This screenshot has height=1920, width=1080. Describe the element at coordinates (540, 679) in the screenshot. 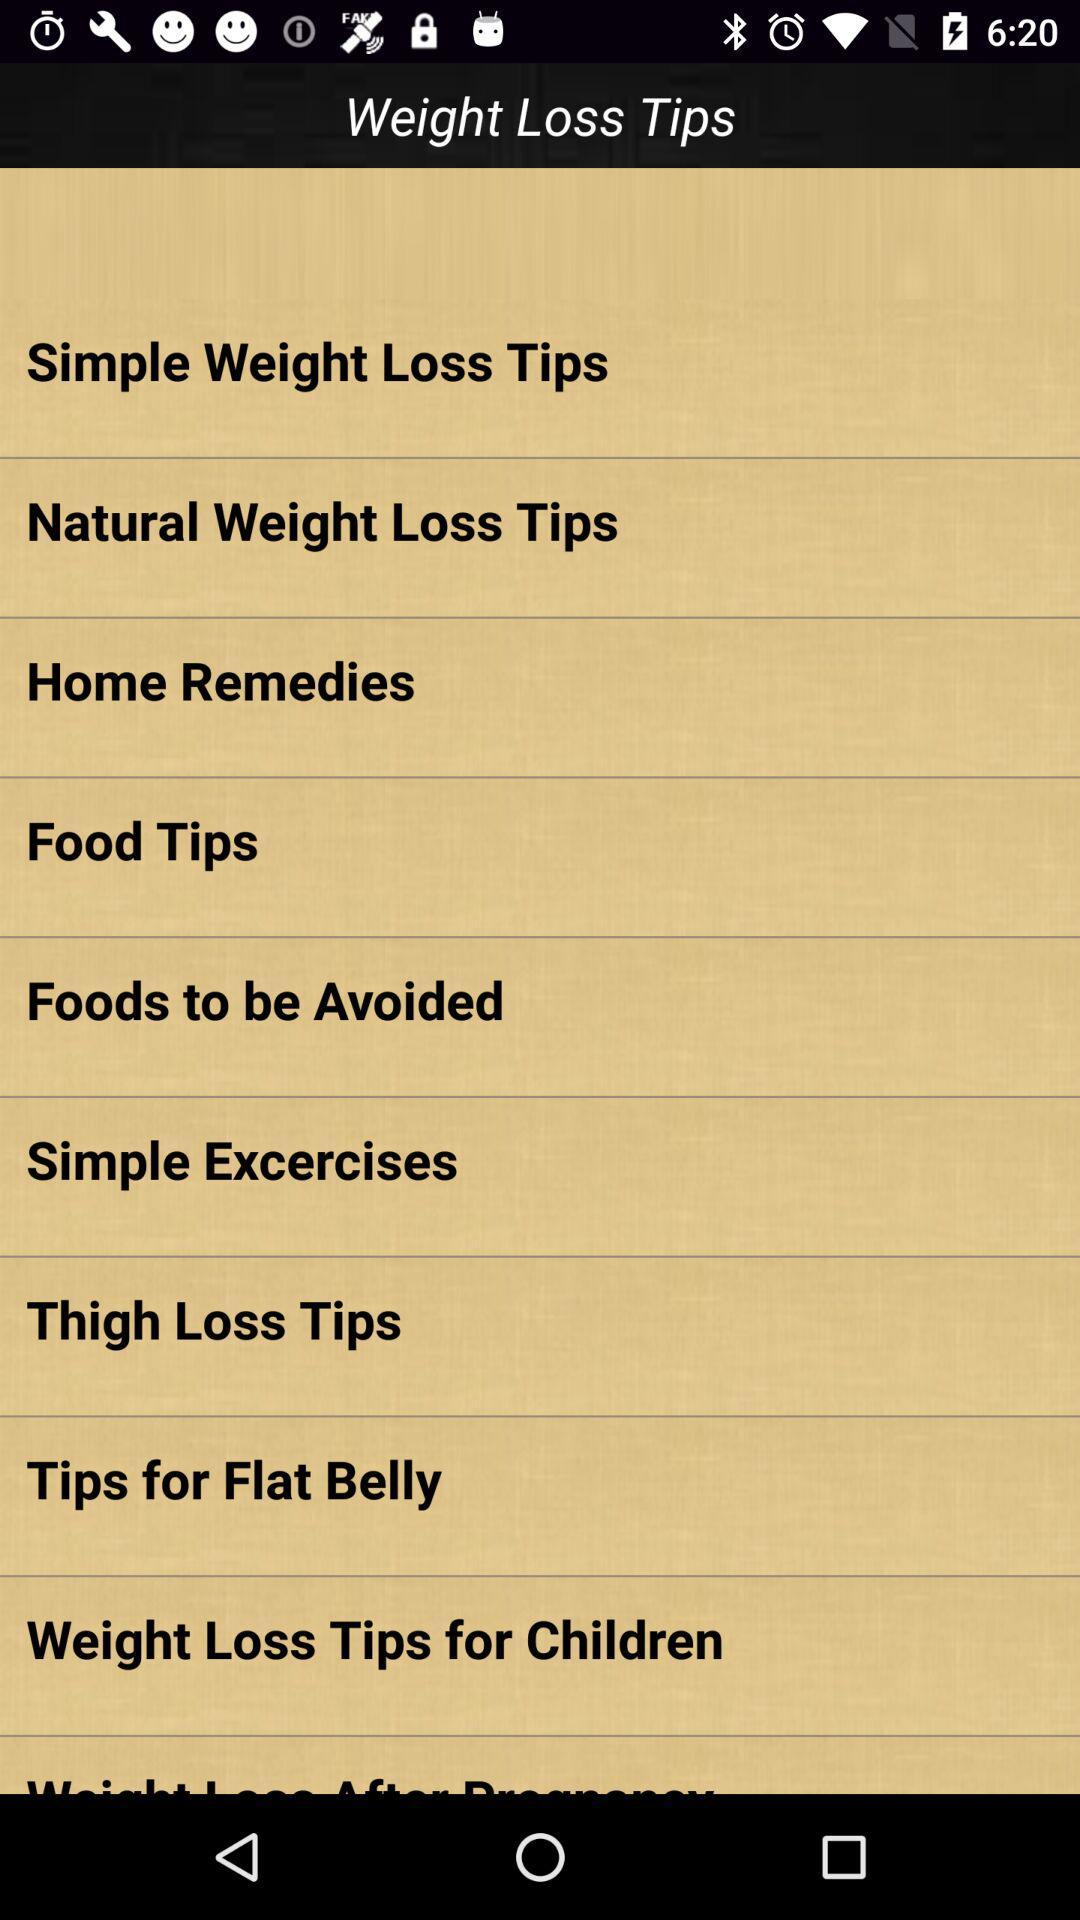

I see `the item below the natural weight loss item` at that location.